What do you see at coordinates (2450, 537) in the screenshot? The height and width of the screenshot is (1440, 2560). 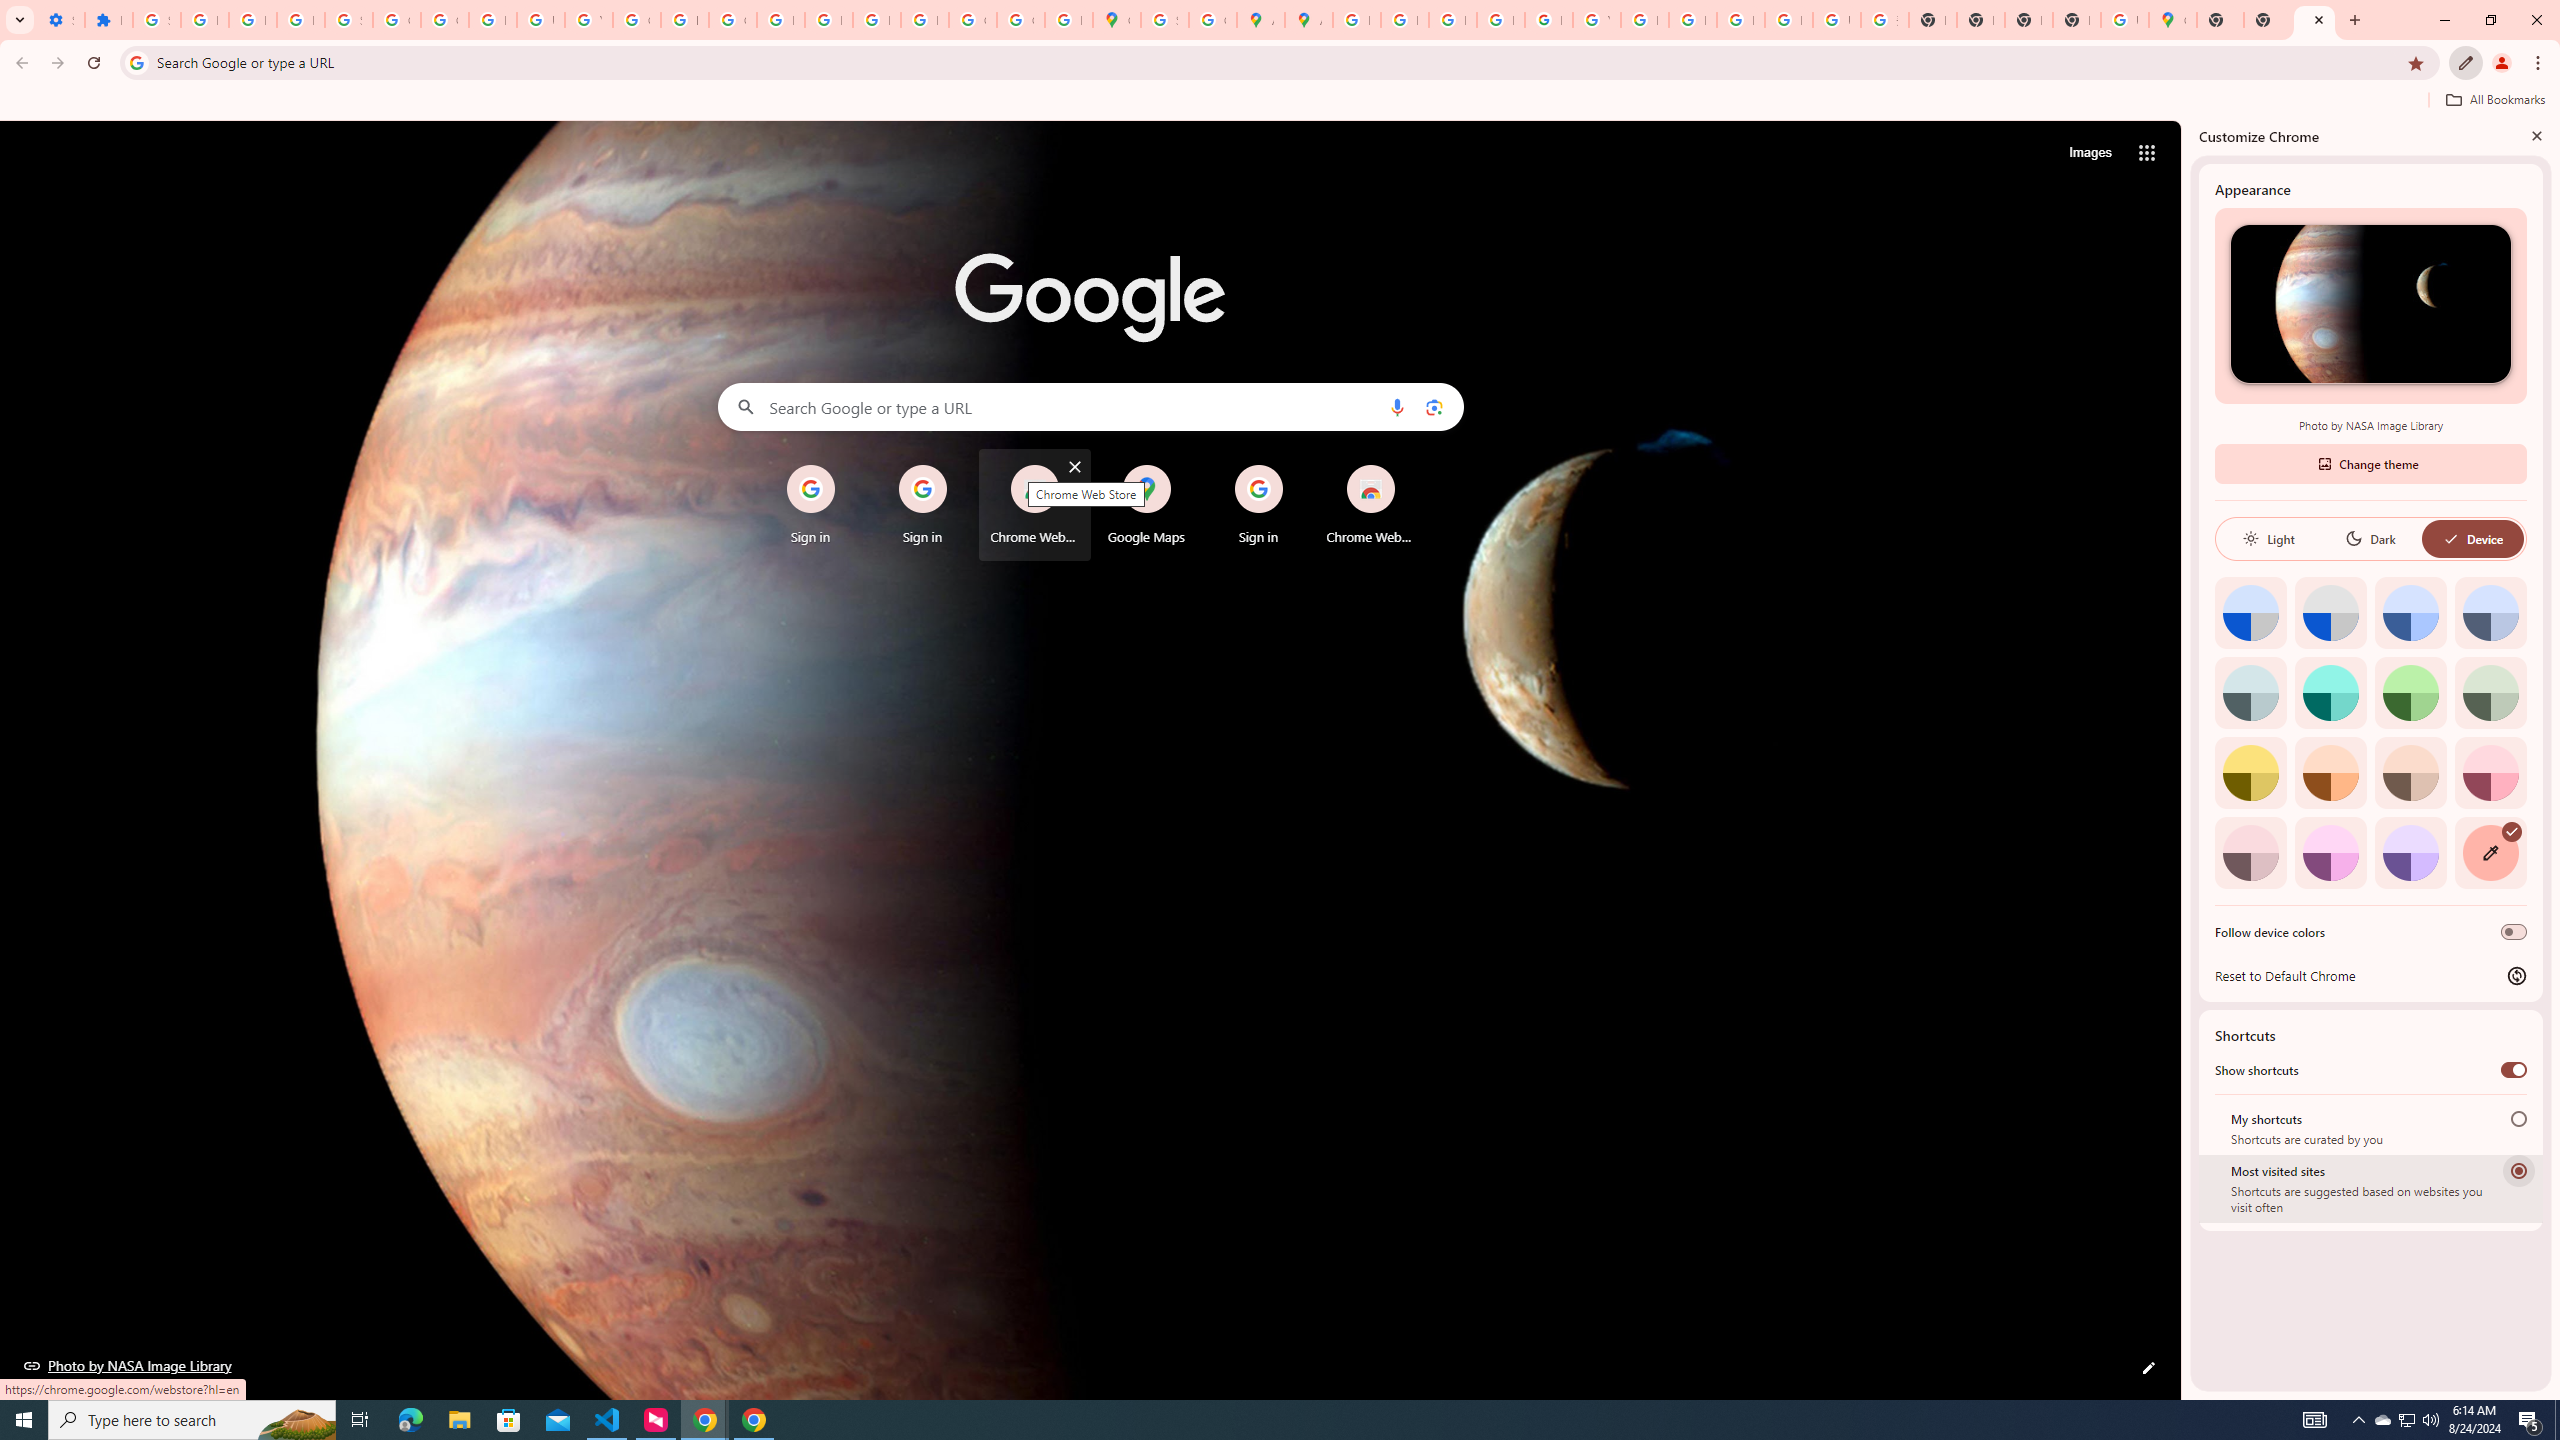 I see `'AutomationID: baseSvg'` at bounding box center [2450, 537].